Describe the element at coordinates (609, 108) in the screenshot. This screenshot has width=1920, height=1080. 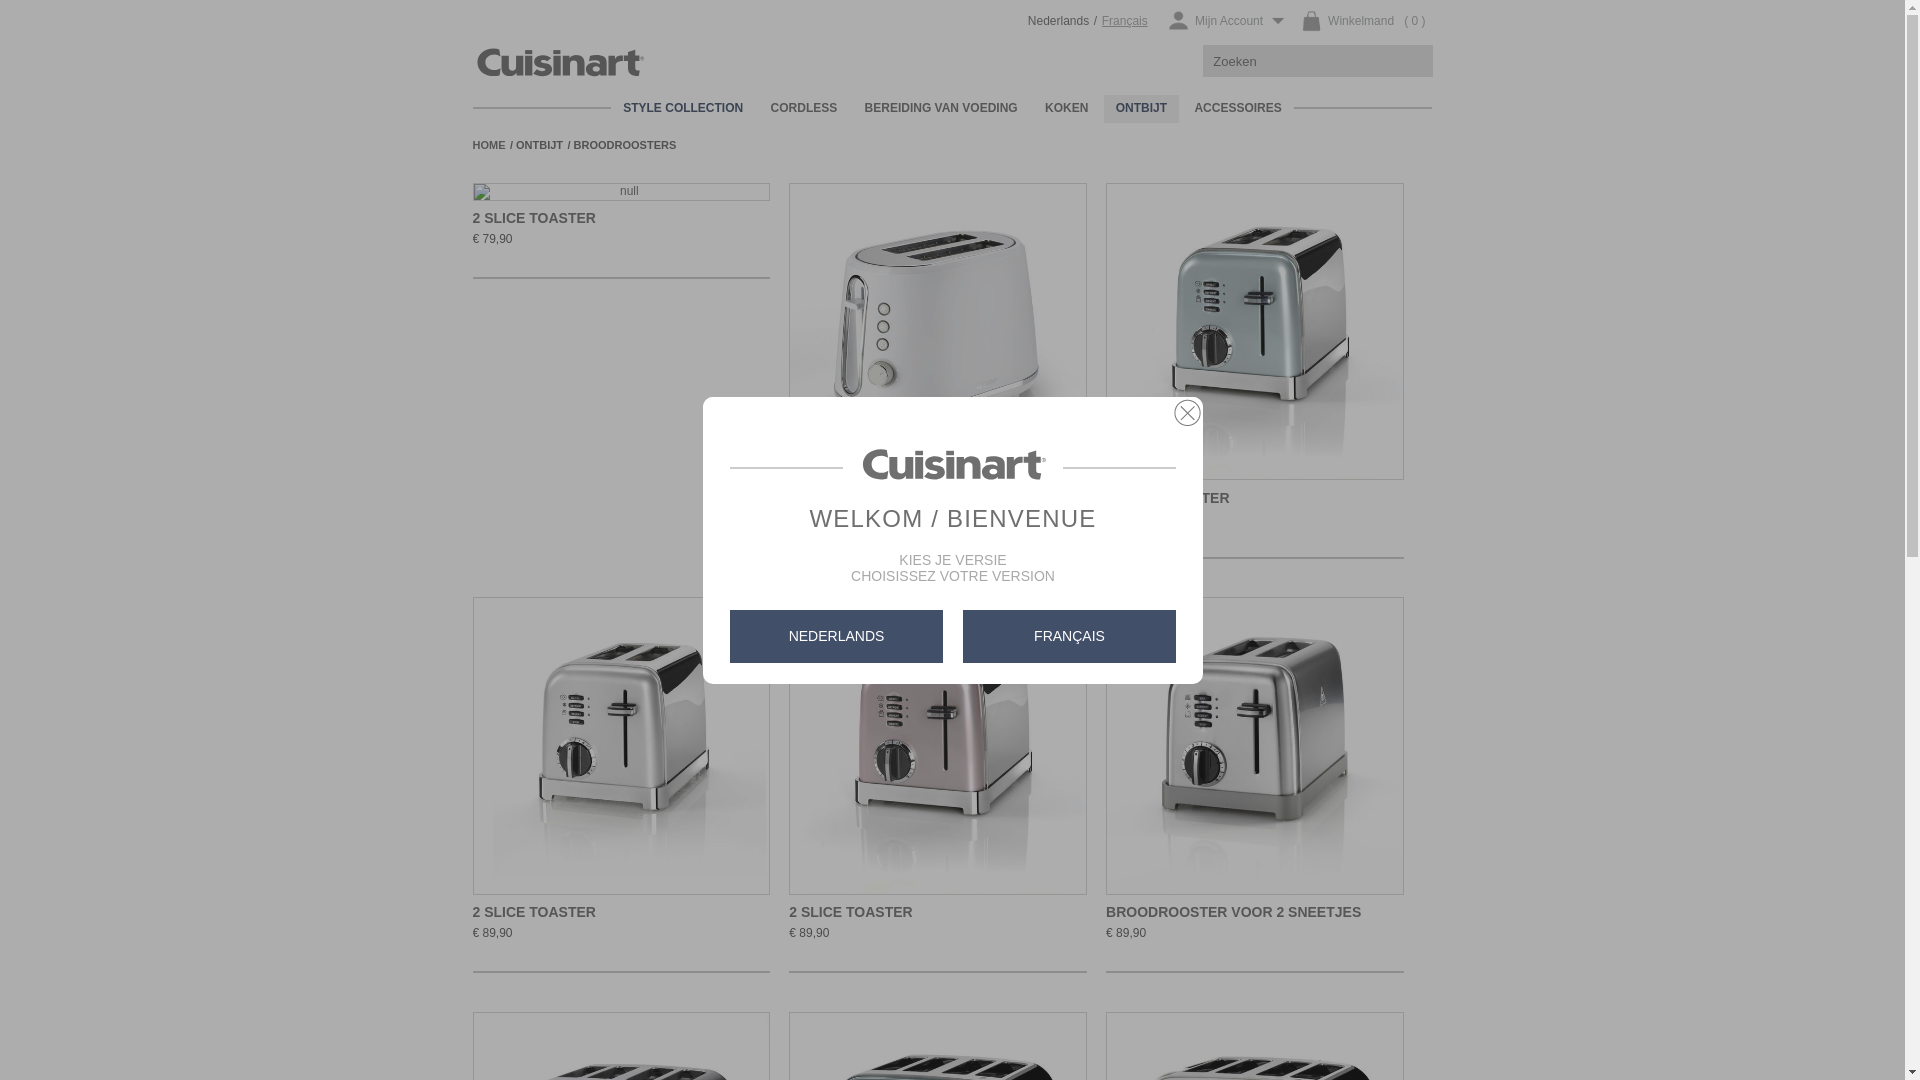
I see `'STYLE COLLECTION'` at that location.